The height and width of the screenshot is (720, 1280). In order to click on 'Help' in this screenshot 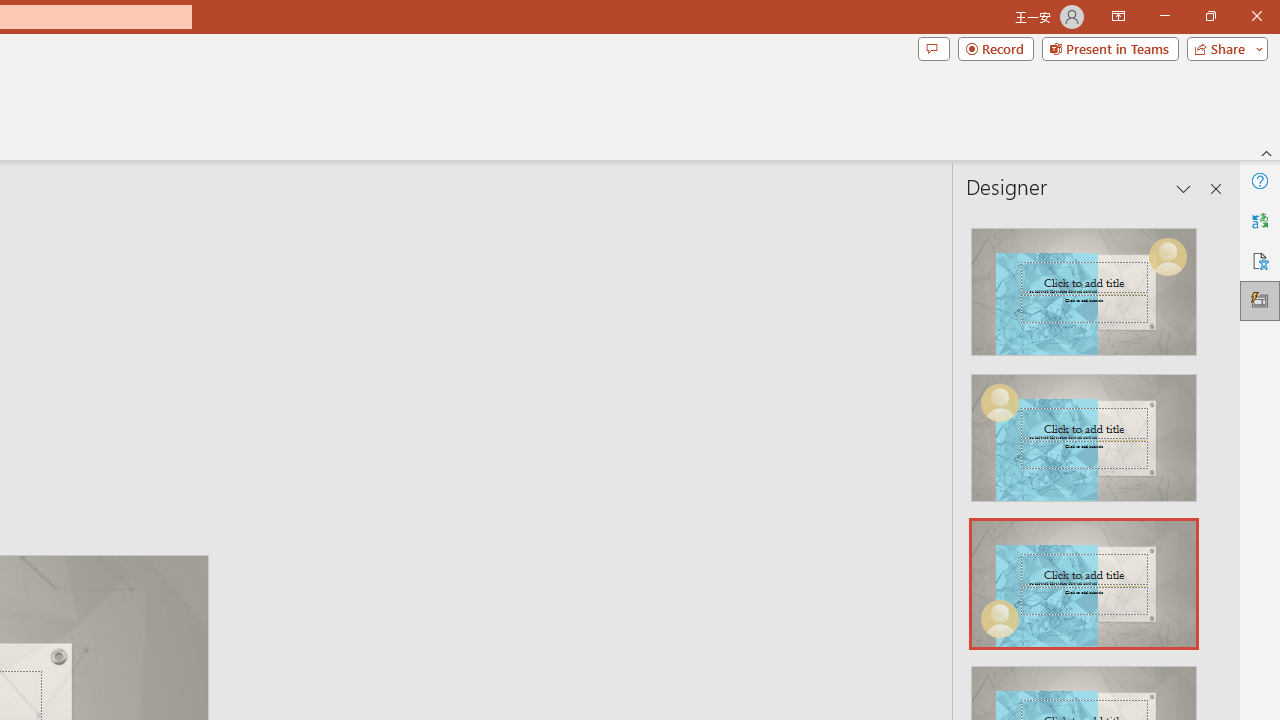, I will do `click(1259, 181)`.